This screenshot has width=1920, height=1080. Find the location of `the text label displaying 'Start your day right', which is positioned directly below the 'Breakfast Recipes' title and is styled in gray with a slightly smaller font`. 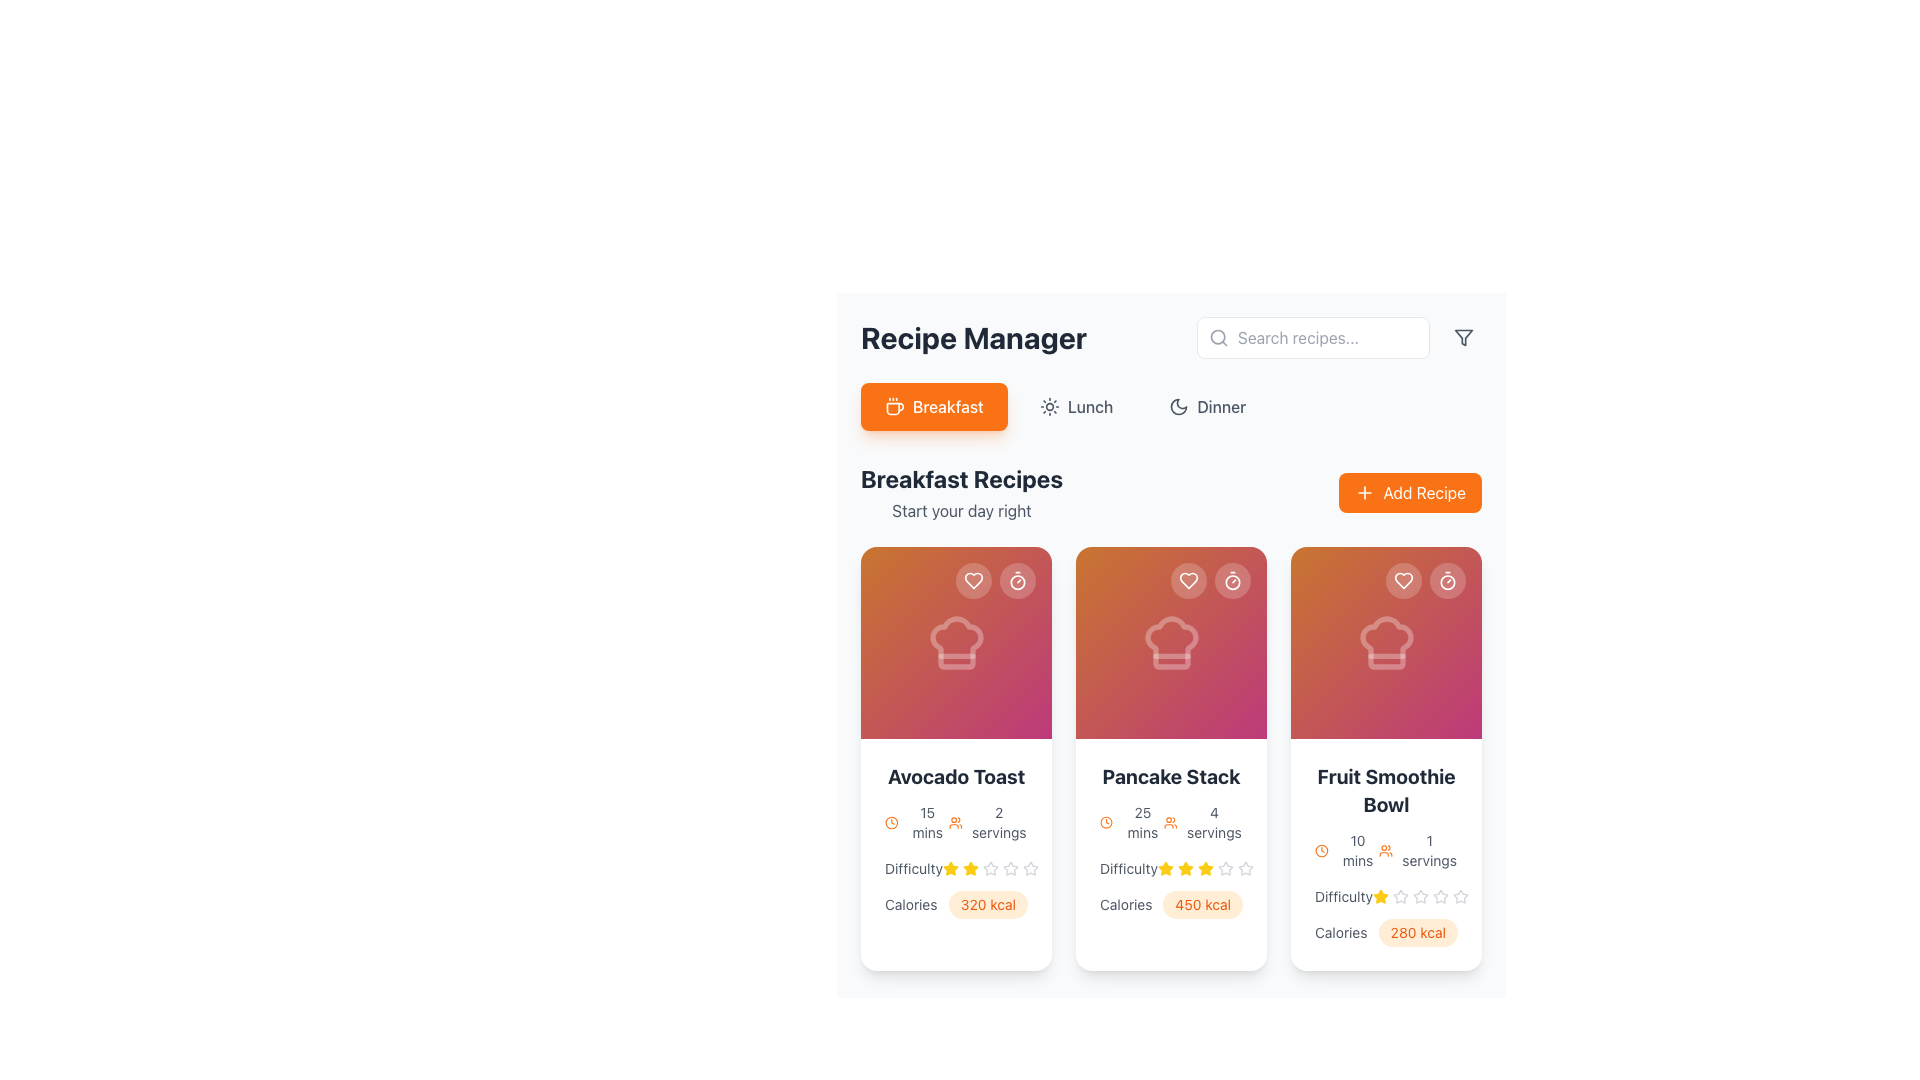

the text label displaying 'Start your day right', which is positioned directly below the 'Breakfast Recipes' title and is styled in gray with a slightly smaller font is located at coordinates (961, 509).